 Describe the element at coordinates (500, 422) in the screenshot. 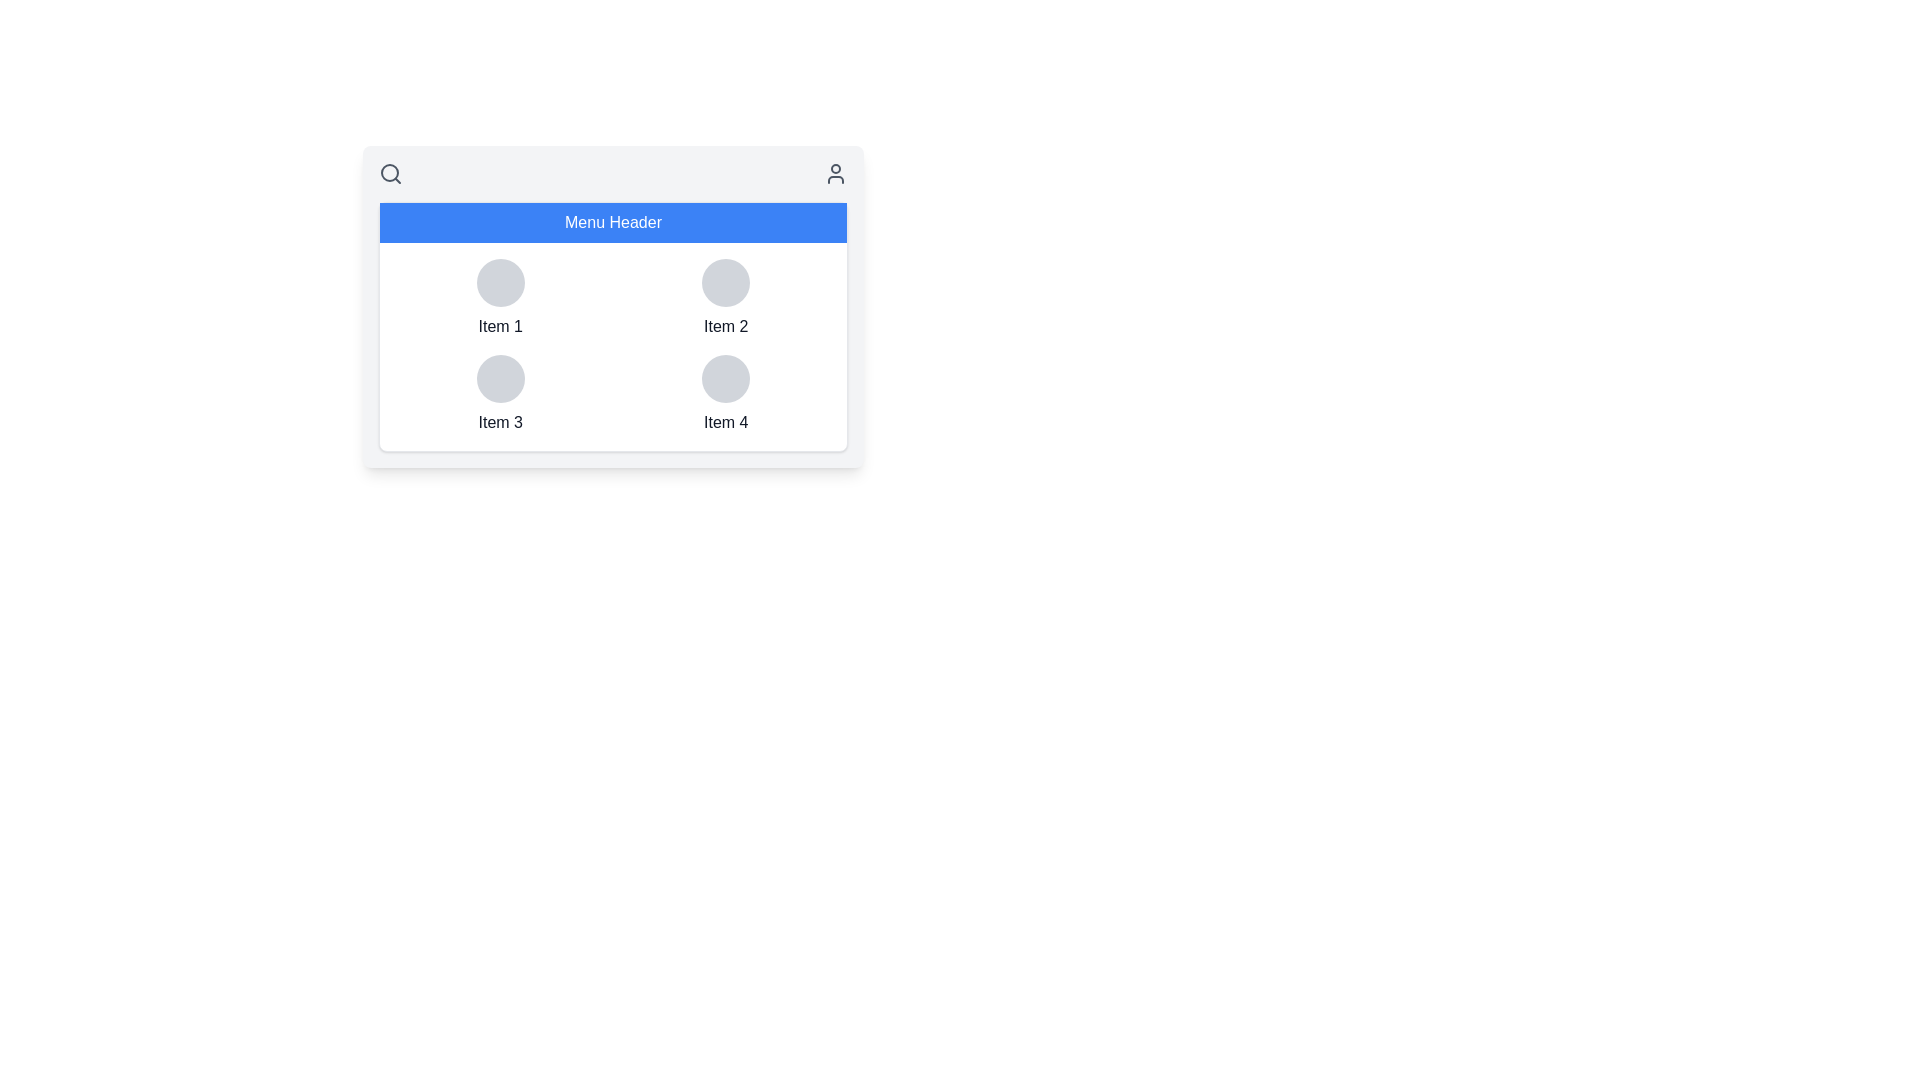

I see `the text label displaying 'Item 3', which is located underneath a circular gray image placeholder in the second row of the third column of the grid layout under 'Menu Header'` at that location.